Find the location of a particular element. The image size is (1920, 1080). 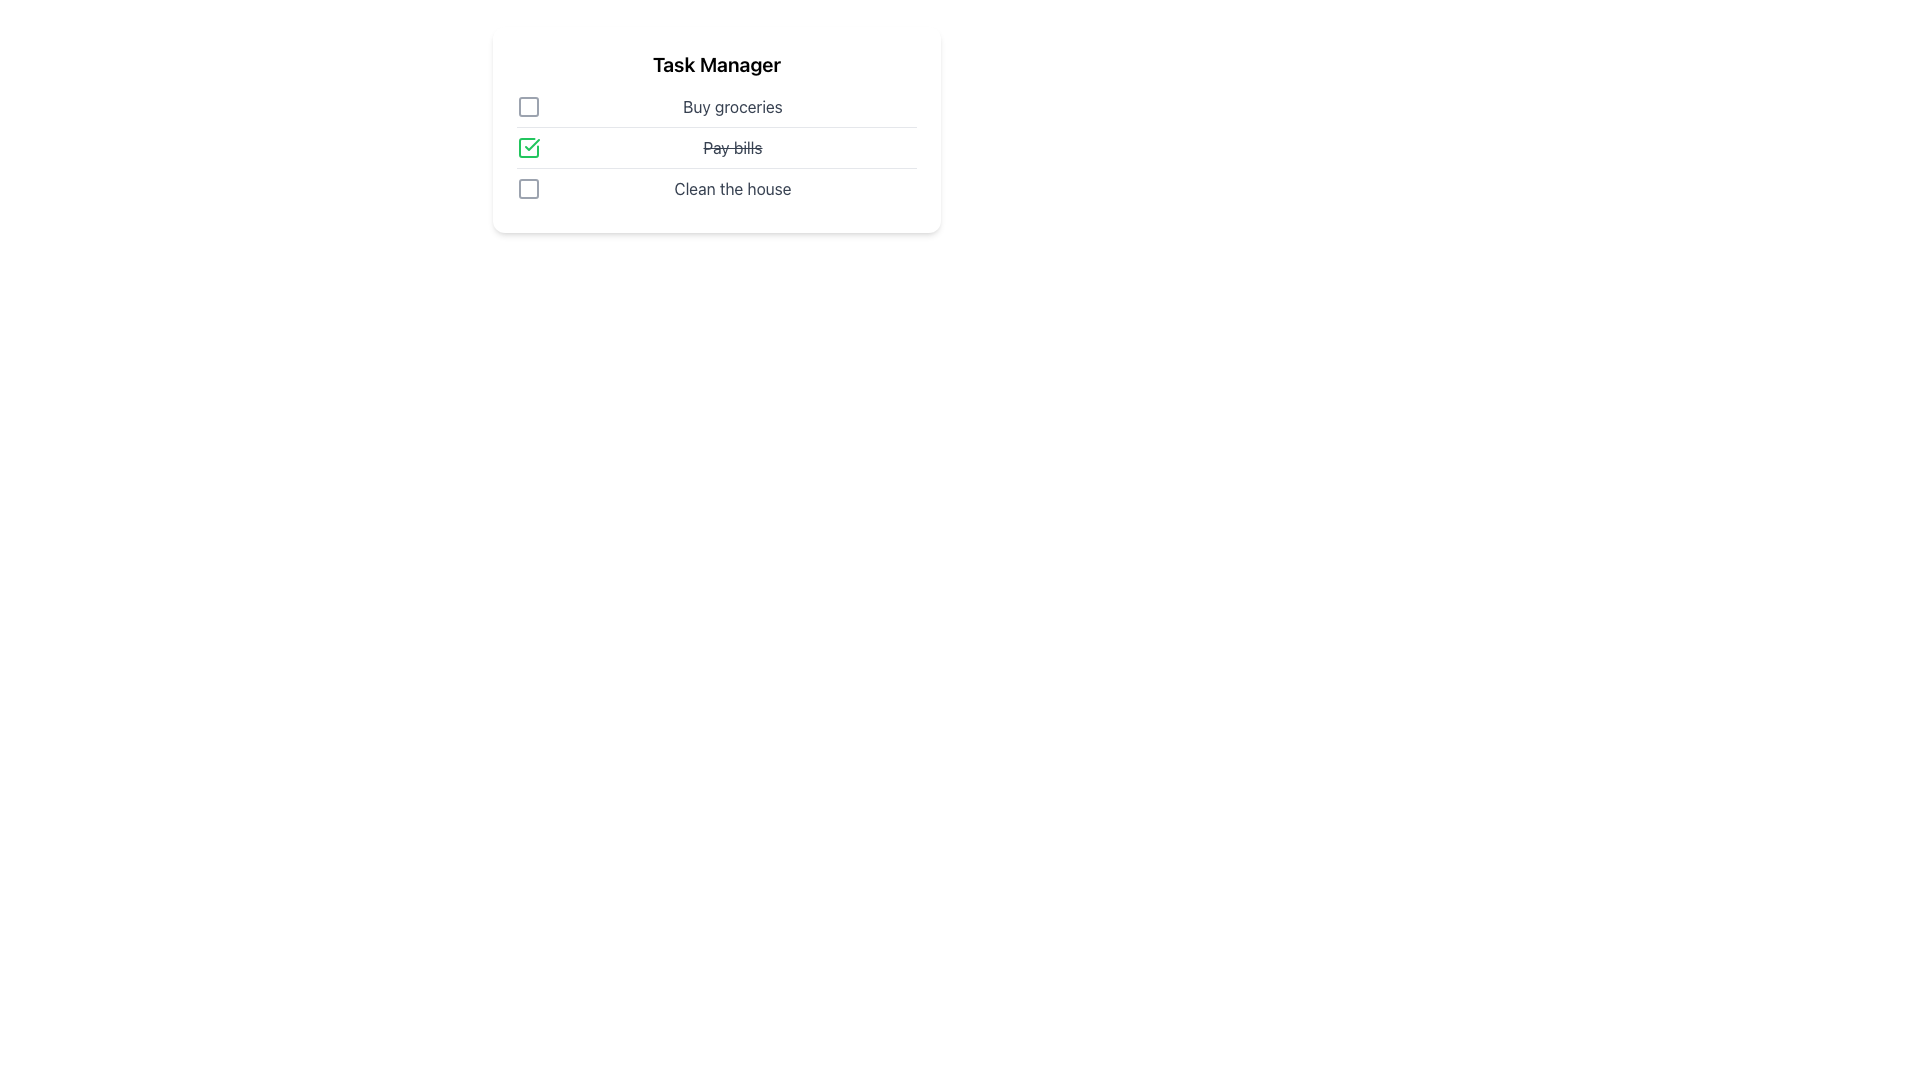

the small red square icon, which is the third icon in the task list interface aligned with the 'Clean the house' text is located at coordinates (528, 189).